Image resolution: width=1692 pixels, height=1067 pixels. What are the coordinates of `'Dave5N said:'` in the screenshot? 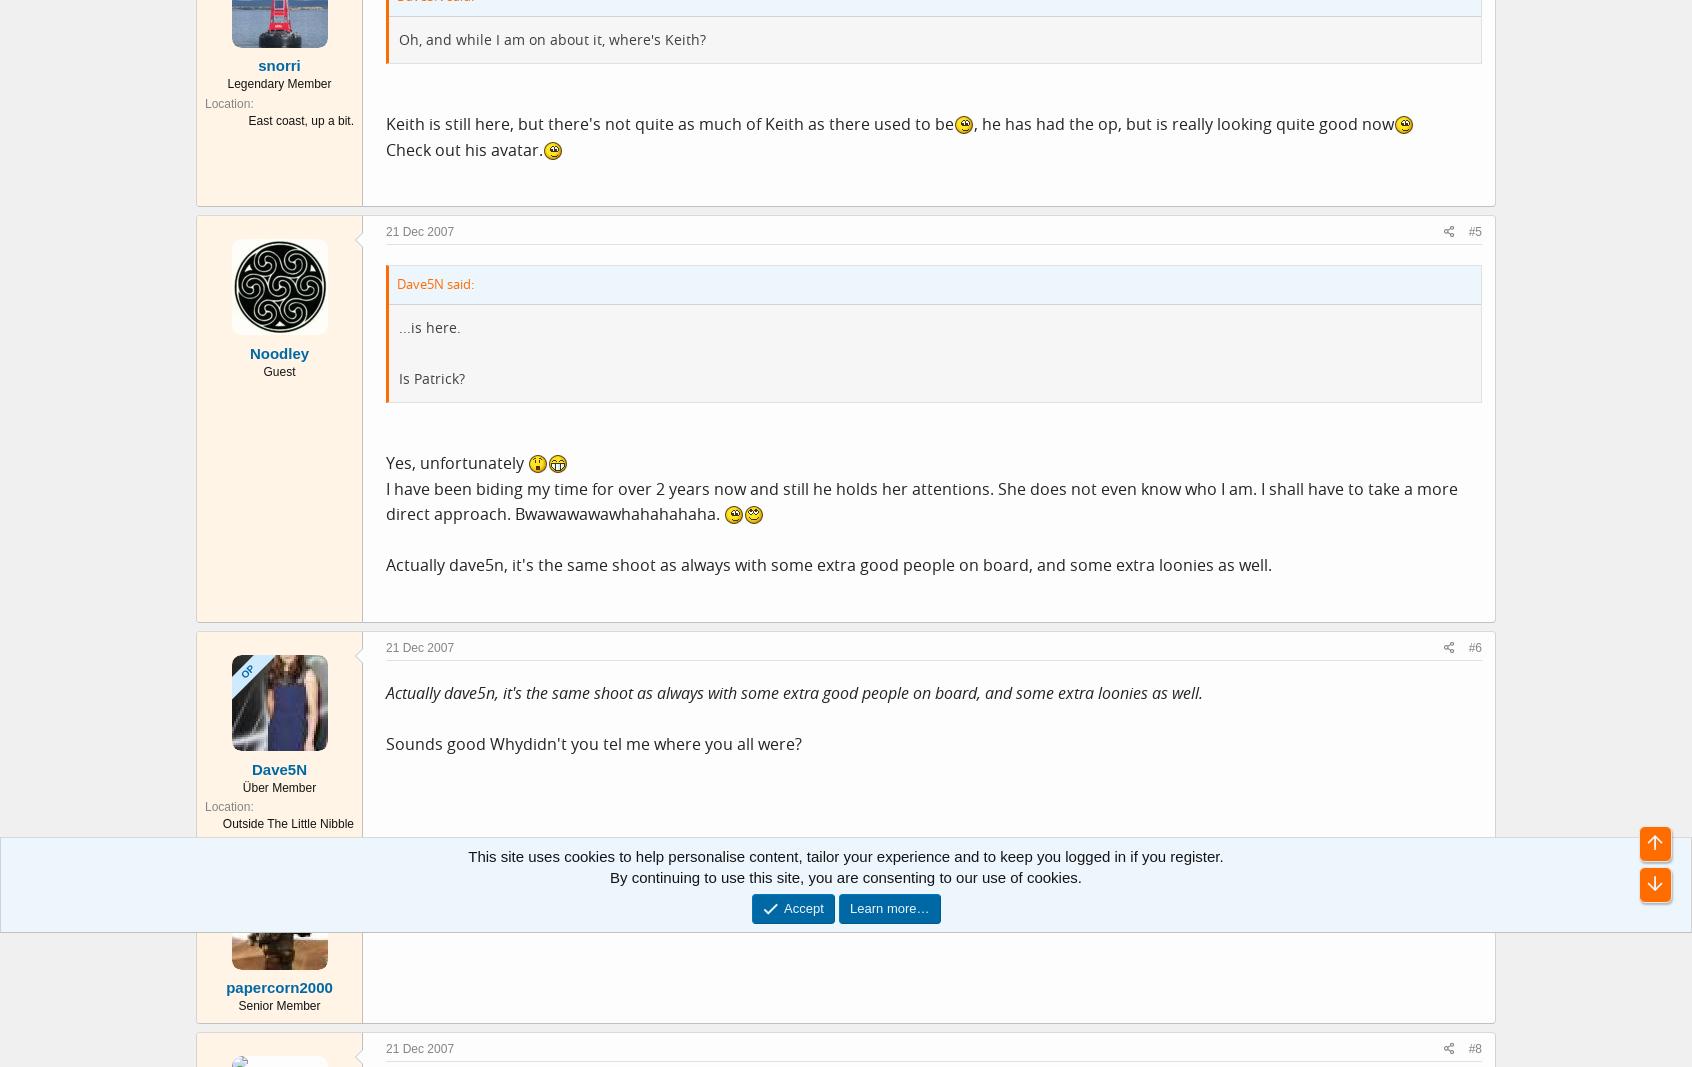 It's located at (434, 284).